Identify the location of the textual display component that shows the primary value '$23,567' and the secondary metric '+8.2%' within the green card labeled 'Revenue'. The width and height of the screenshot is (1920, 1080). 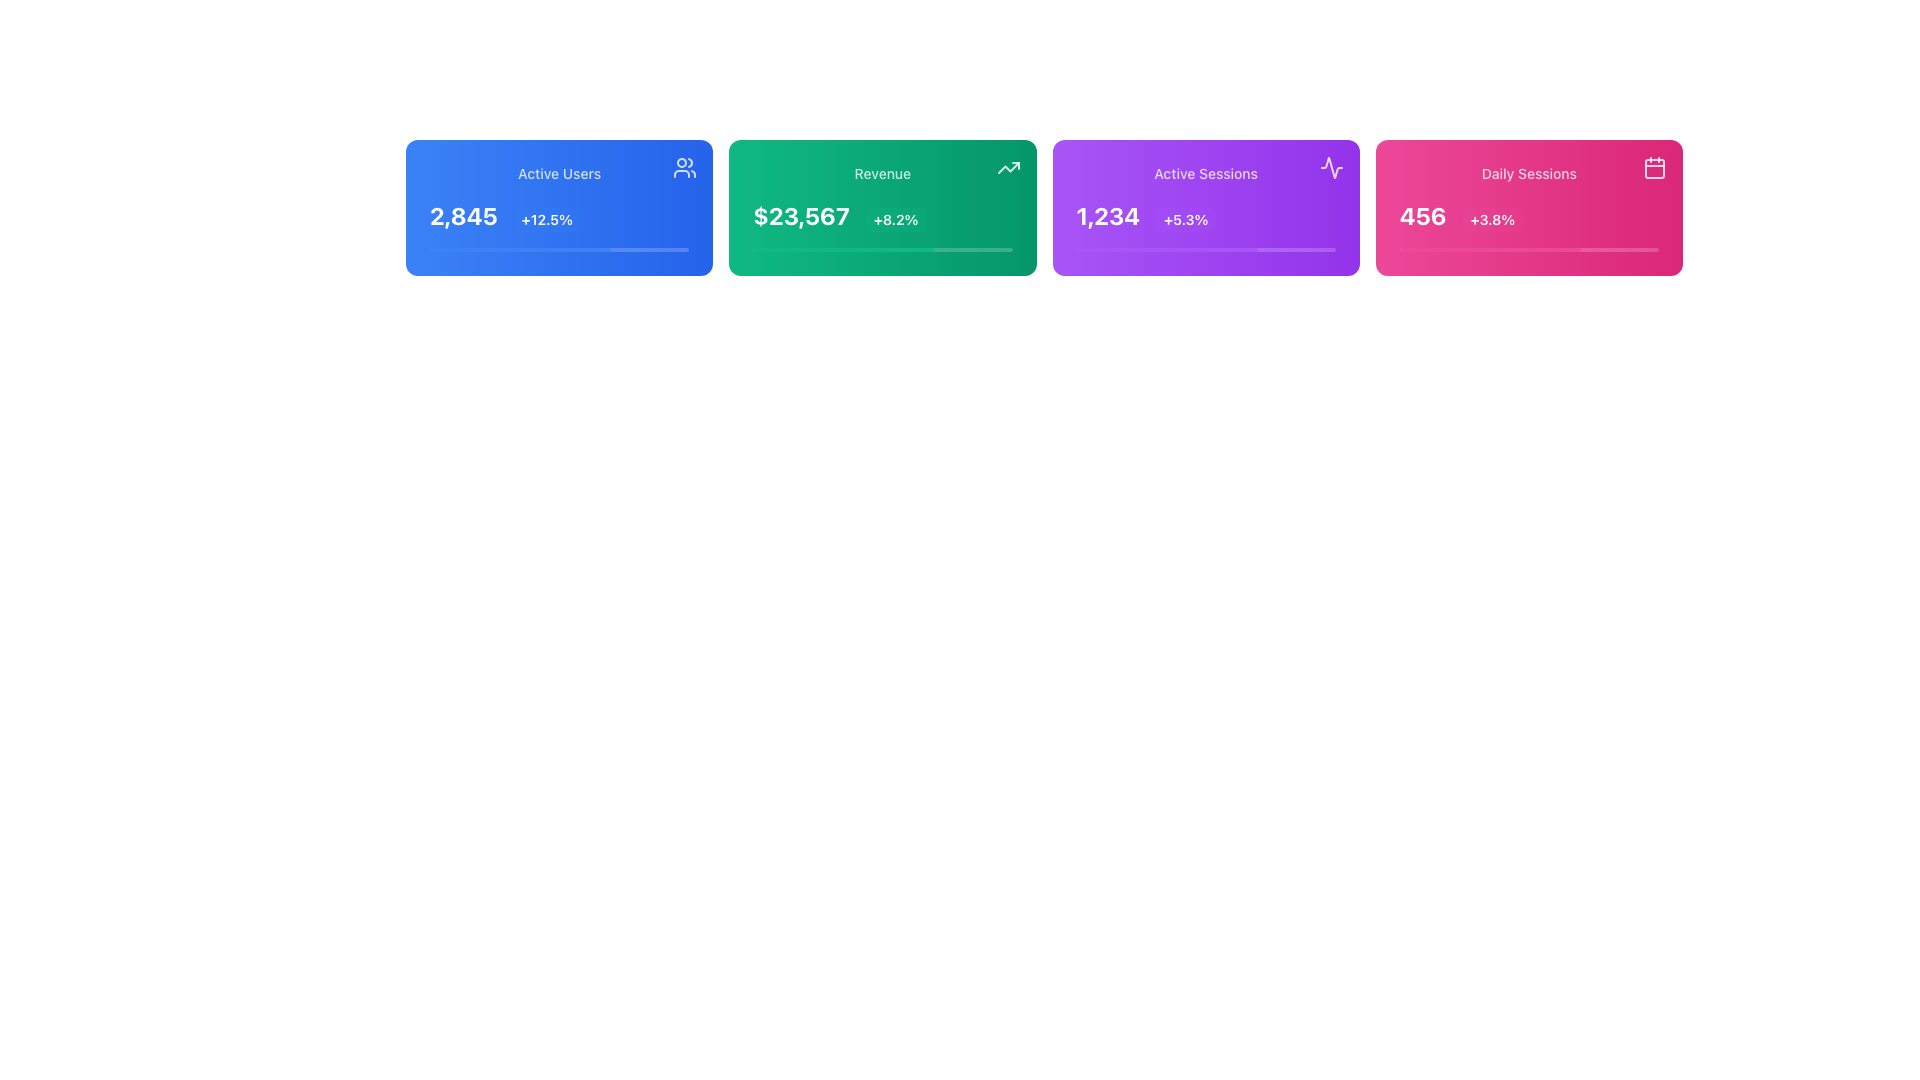
(881, 216).